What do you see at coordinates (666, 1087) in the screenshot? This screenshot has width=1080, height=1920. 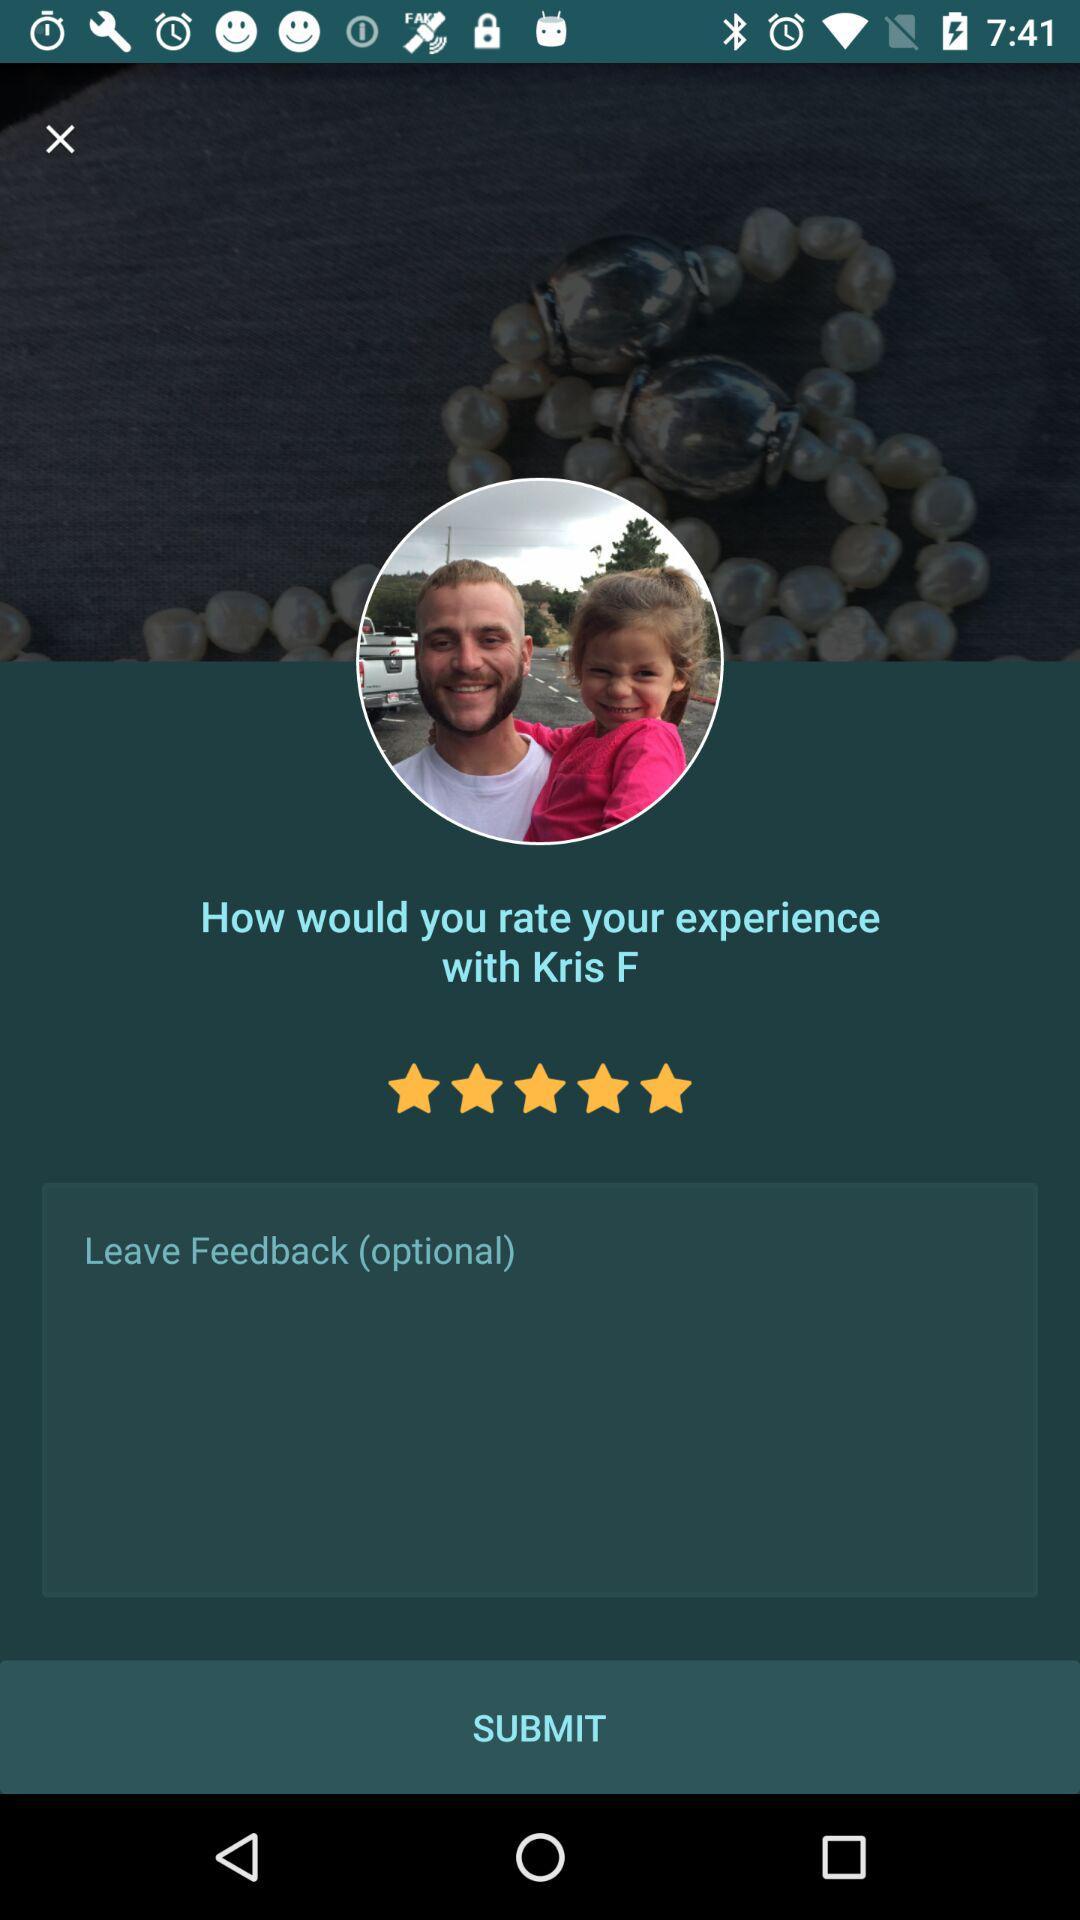 I see `rate with 5 stars` at bounding box center [666, 1087].